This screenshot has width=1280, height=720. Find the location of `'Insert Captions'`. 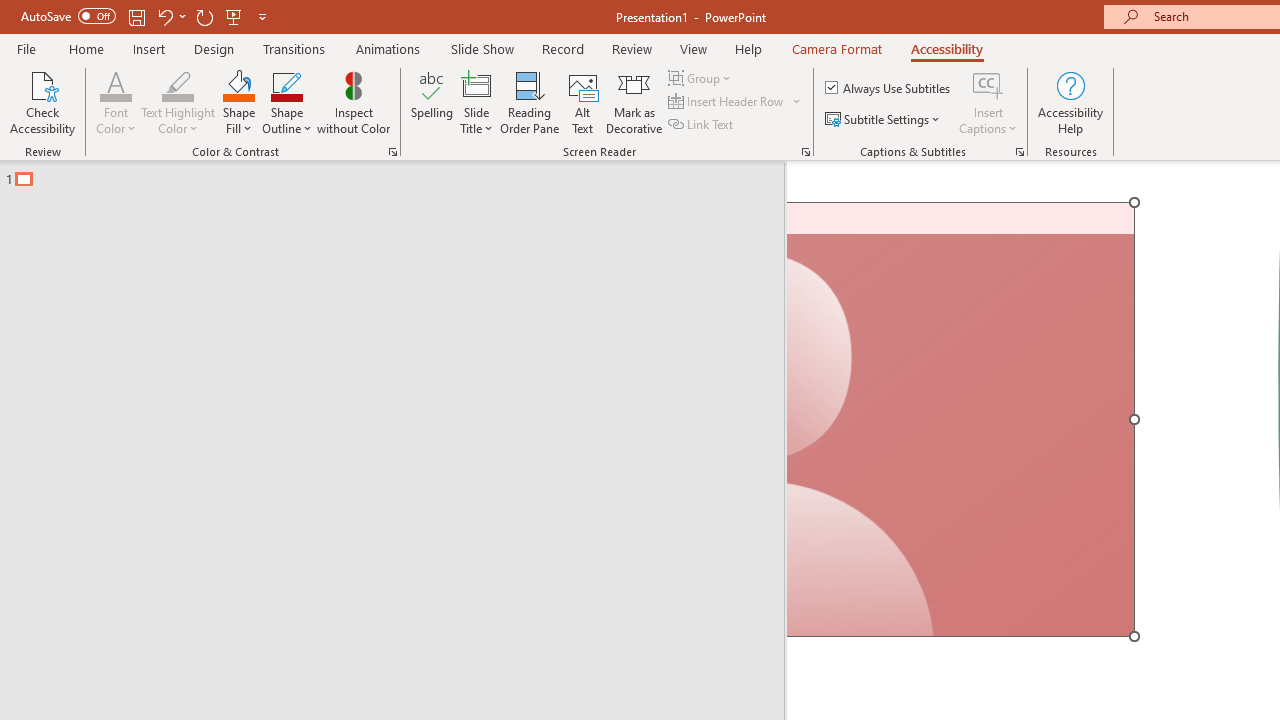

'Insert Captions' is located at coordinates (988, 103).